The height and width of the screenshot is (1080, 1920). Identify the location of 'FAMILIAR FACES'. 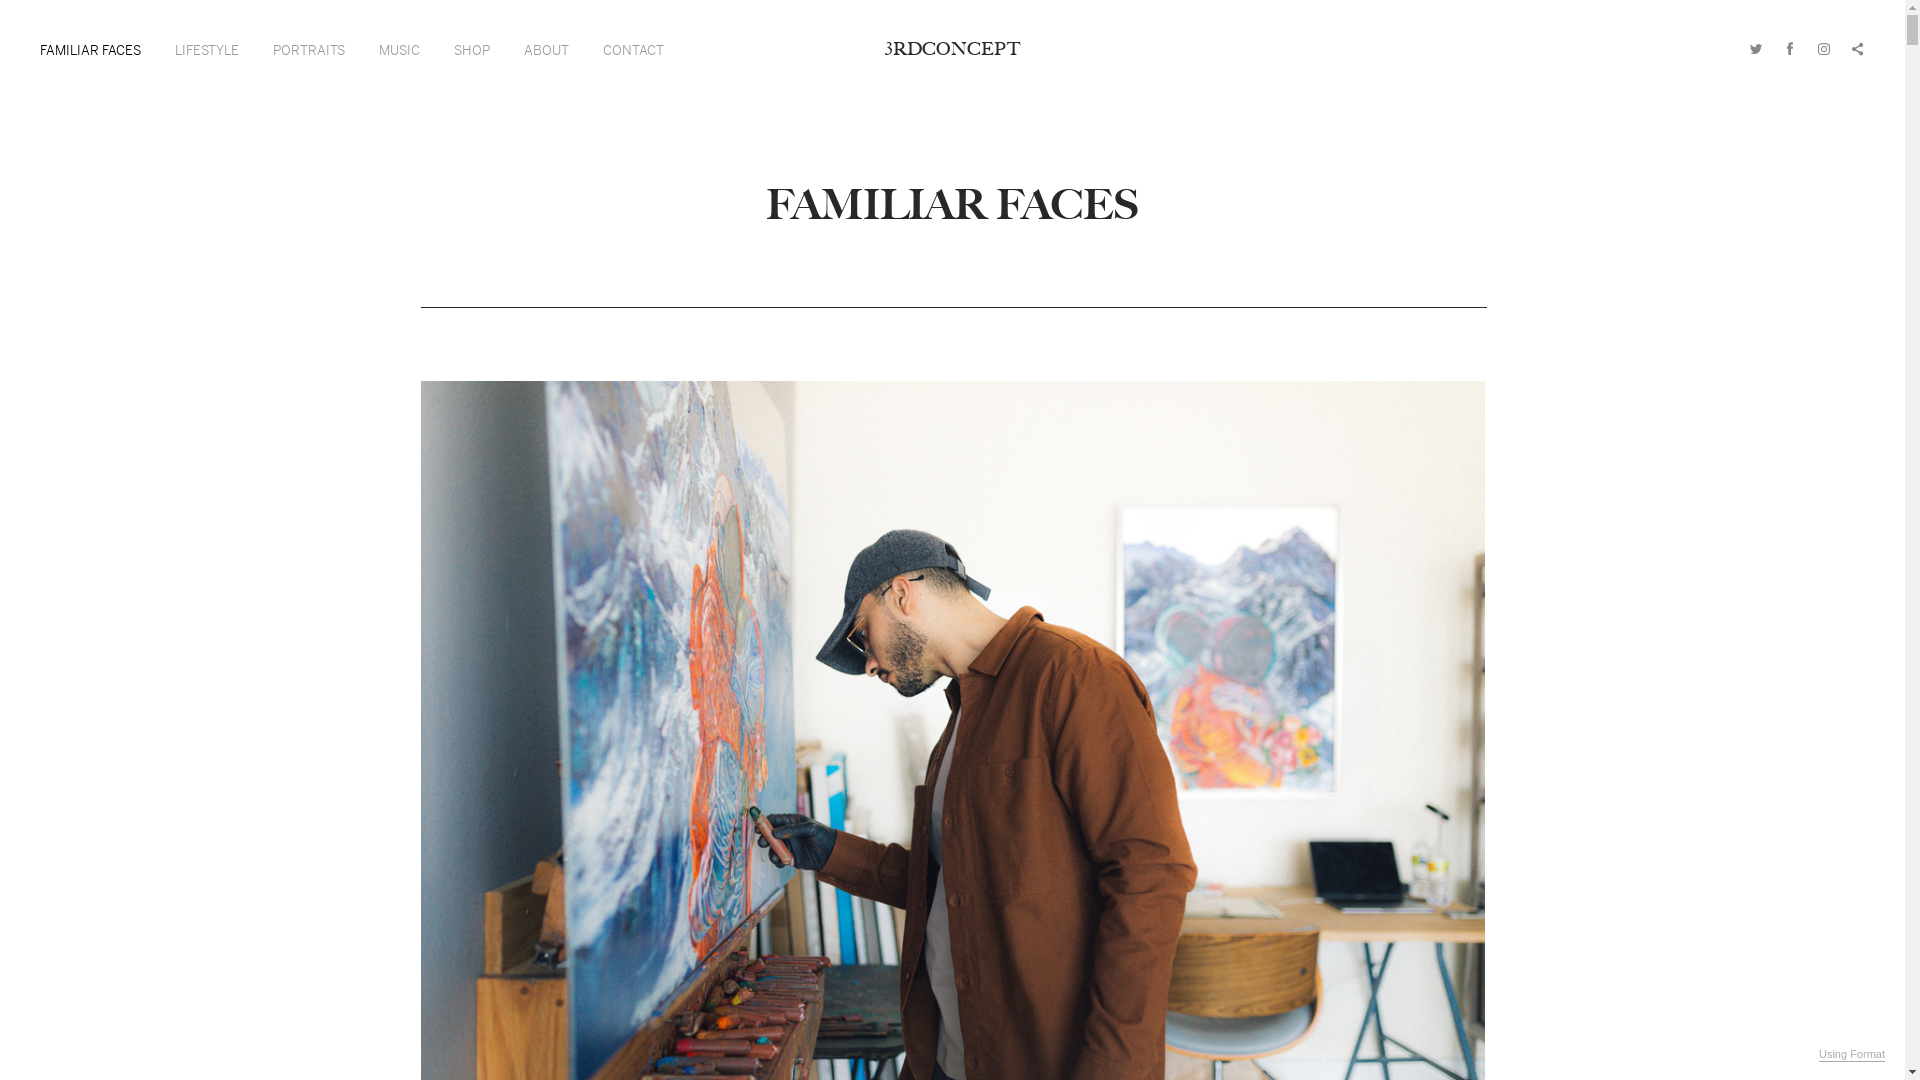
(89, 49).